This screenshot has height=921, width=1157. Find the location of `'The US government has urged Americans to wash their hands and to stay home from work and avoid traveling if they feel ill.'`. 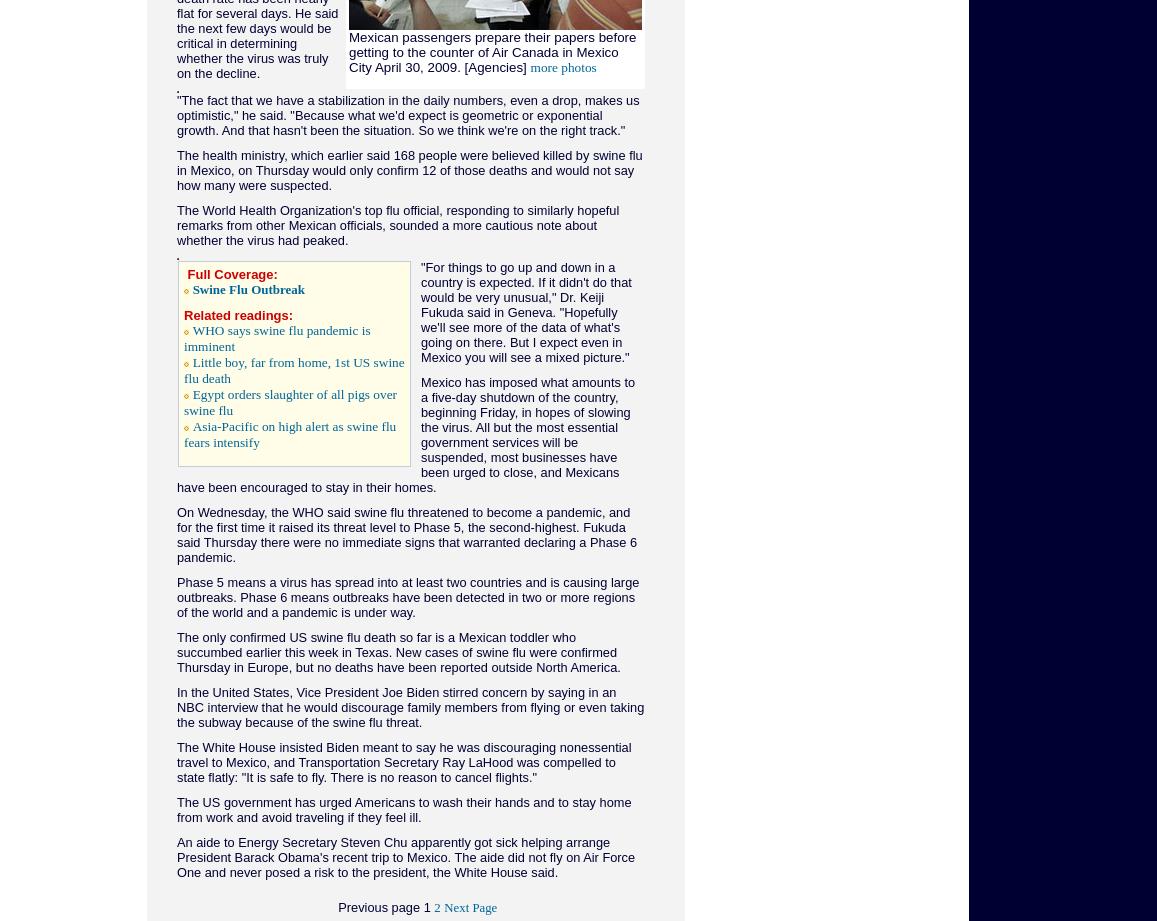

'The US government has urged Americans to wash their hands and to stay home from work and avoid traveling if they feel ill.' is located at coordinates (403, 809).